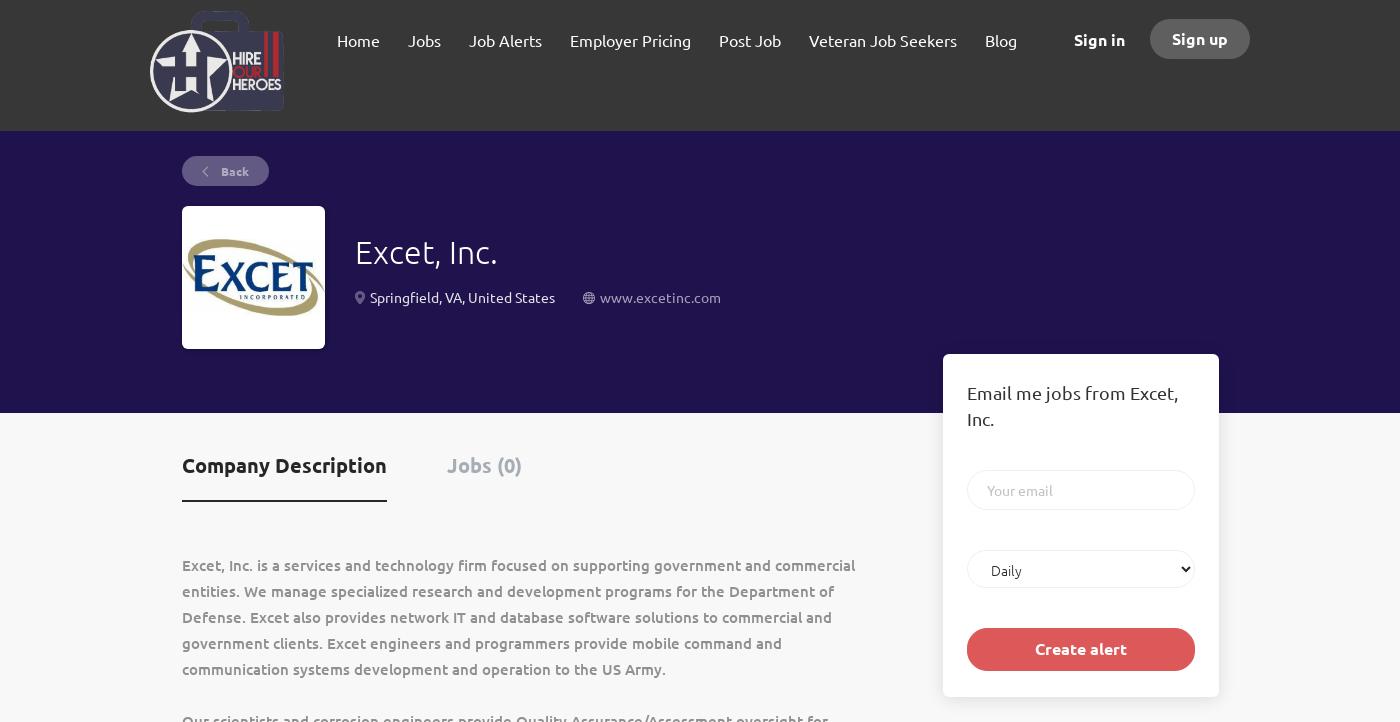 This screenshot has width=1400, height=722. What do you see at coordinates (357, 39) in the screenshot?
I see `'Home'` at bounding box center [357, 39].